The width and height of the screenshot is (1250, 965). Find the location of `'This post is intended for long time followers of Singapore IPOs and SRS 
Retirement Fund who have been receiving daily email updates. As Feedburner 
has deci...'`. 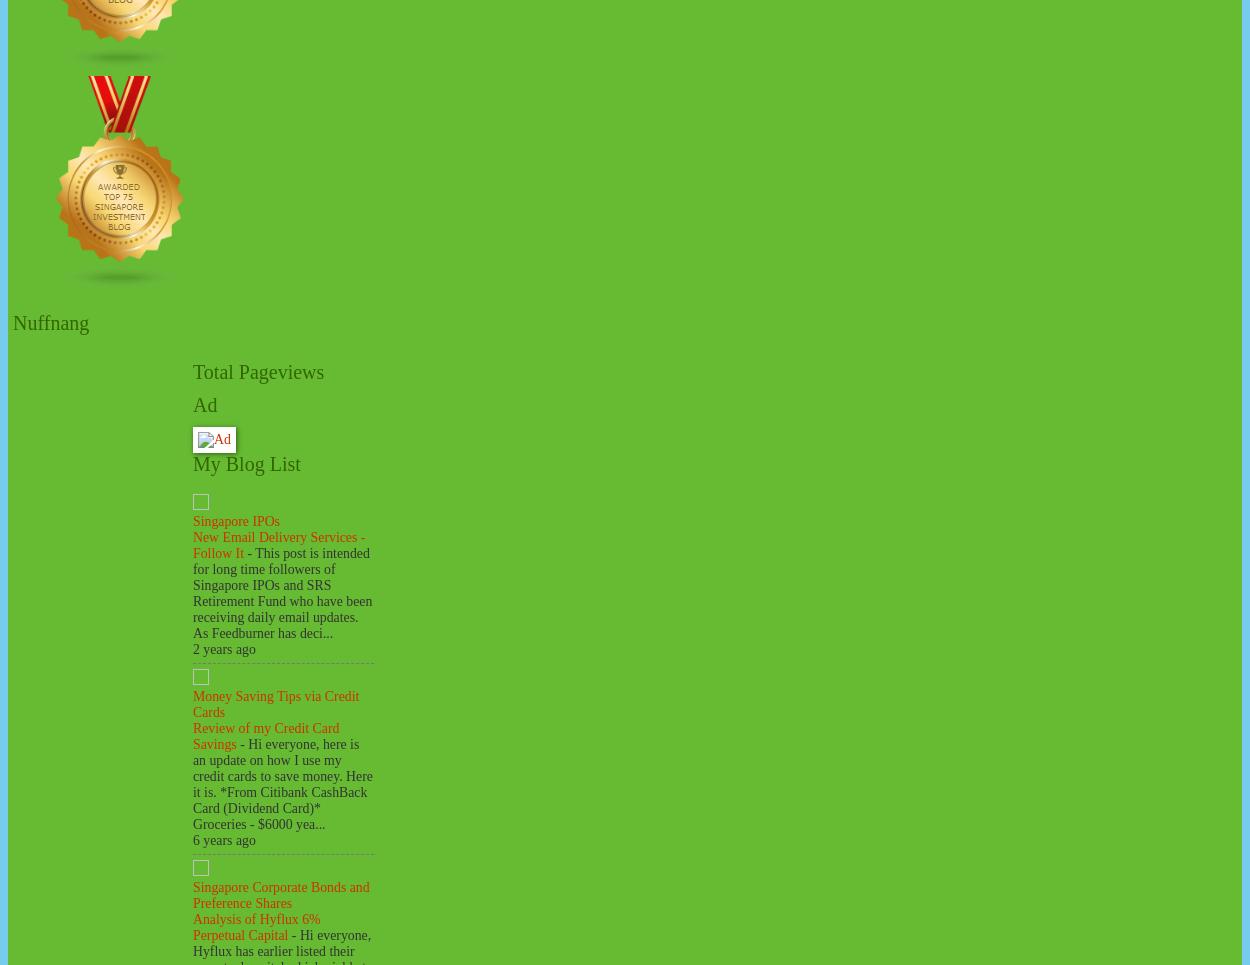

'This post is intended for long time followers of Singapore IPOs and SRS 
Retirement Fund who have been receiving daily email updates. As Feedburner 
has deci...' is located at coordinates (282, 593).